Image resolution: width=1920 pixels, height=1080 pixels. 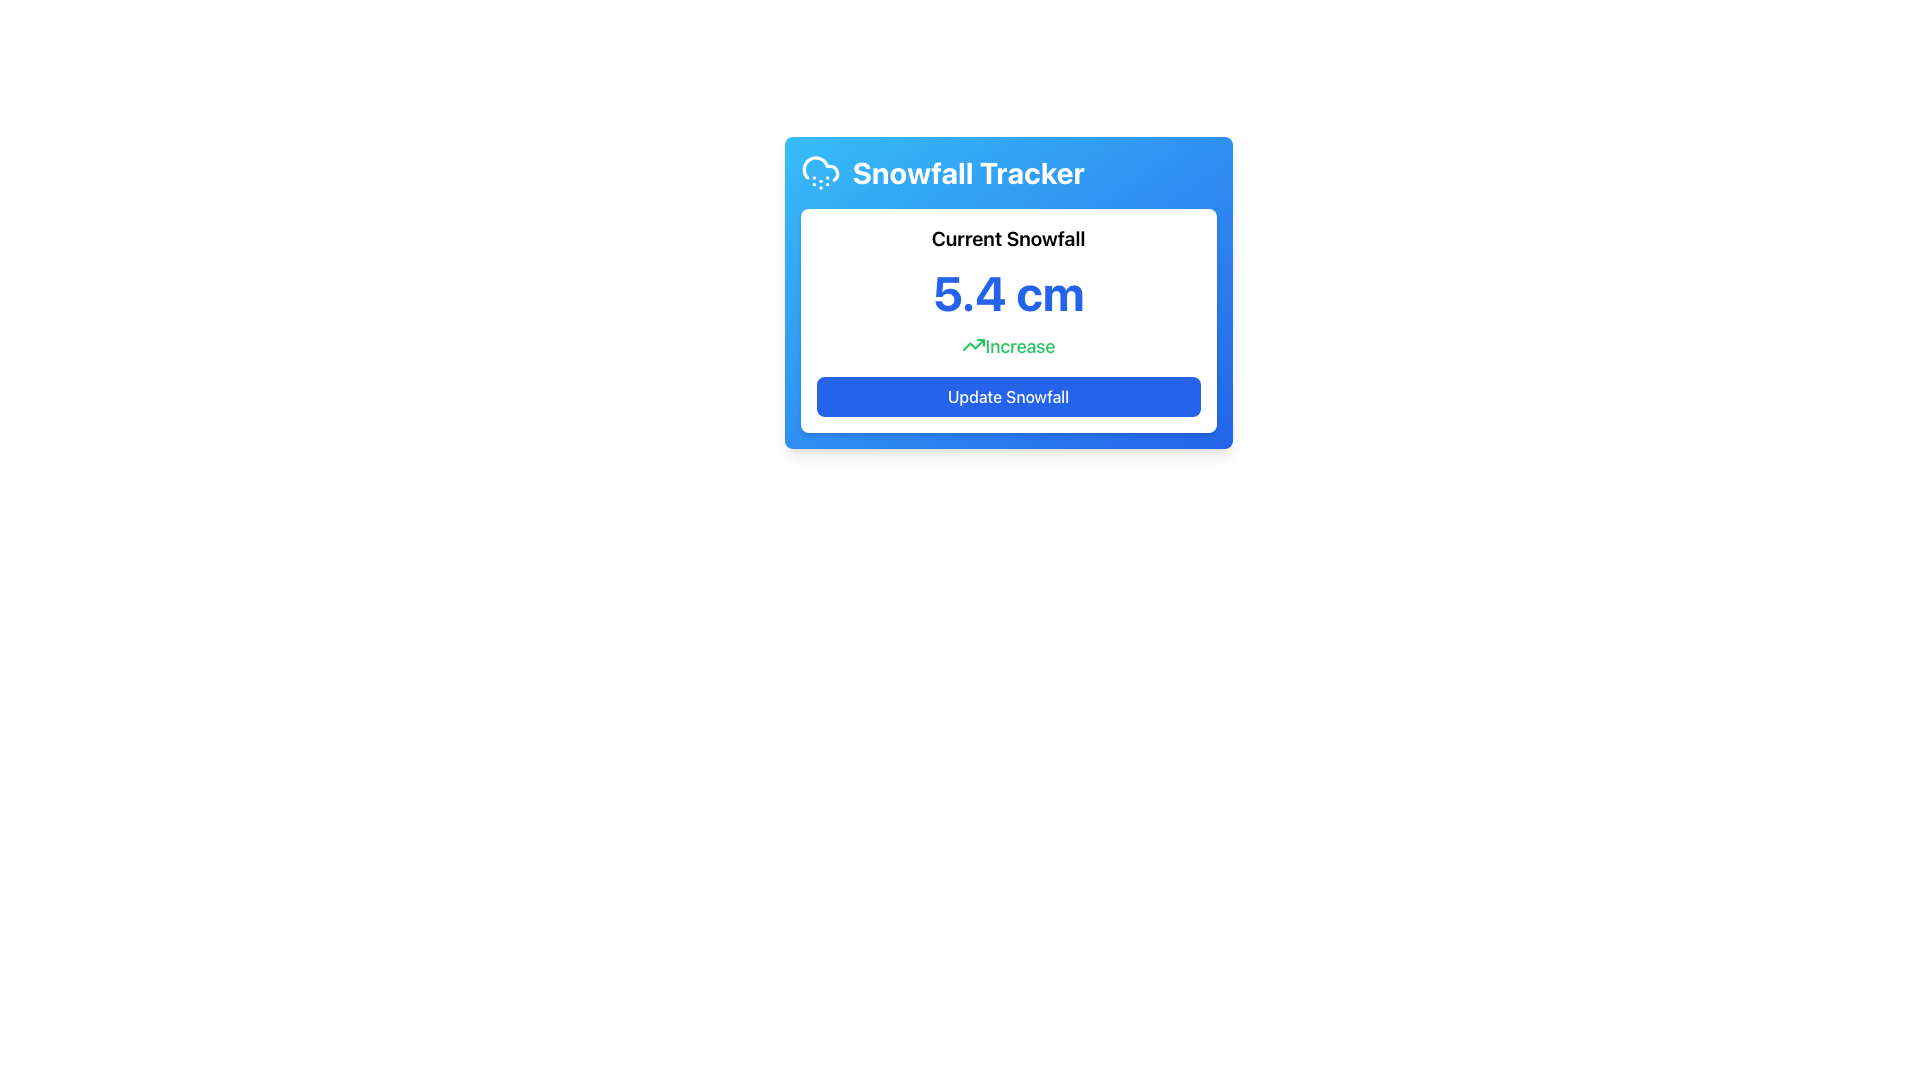 I want to click on the Graphical SVG element indicating an increase, located within the 'Snowfall Tracker' card, adjacent to the 'Increase' text, so click(x=973, y=343).